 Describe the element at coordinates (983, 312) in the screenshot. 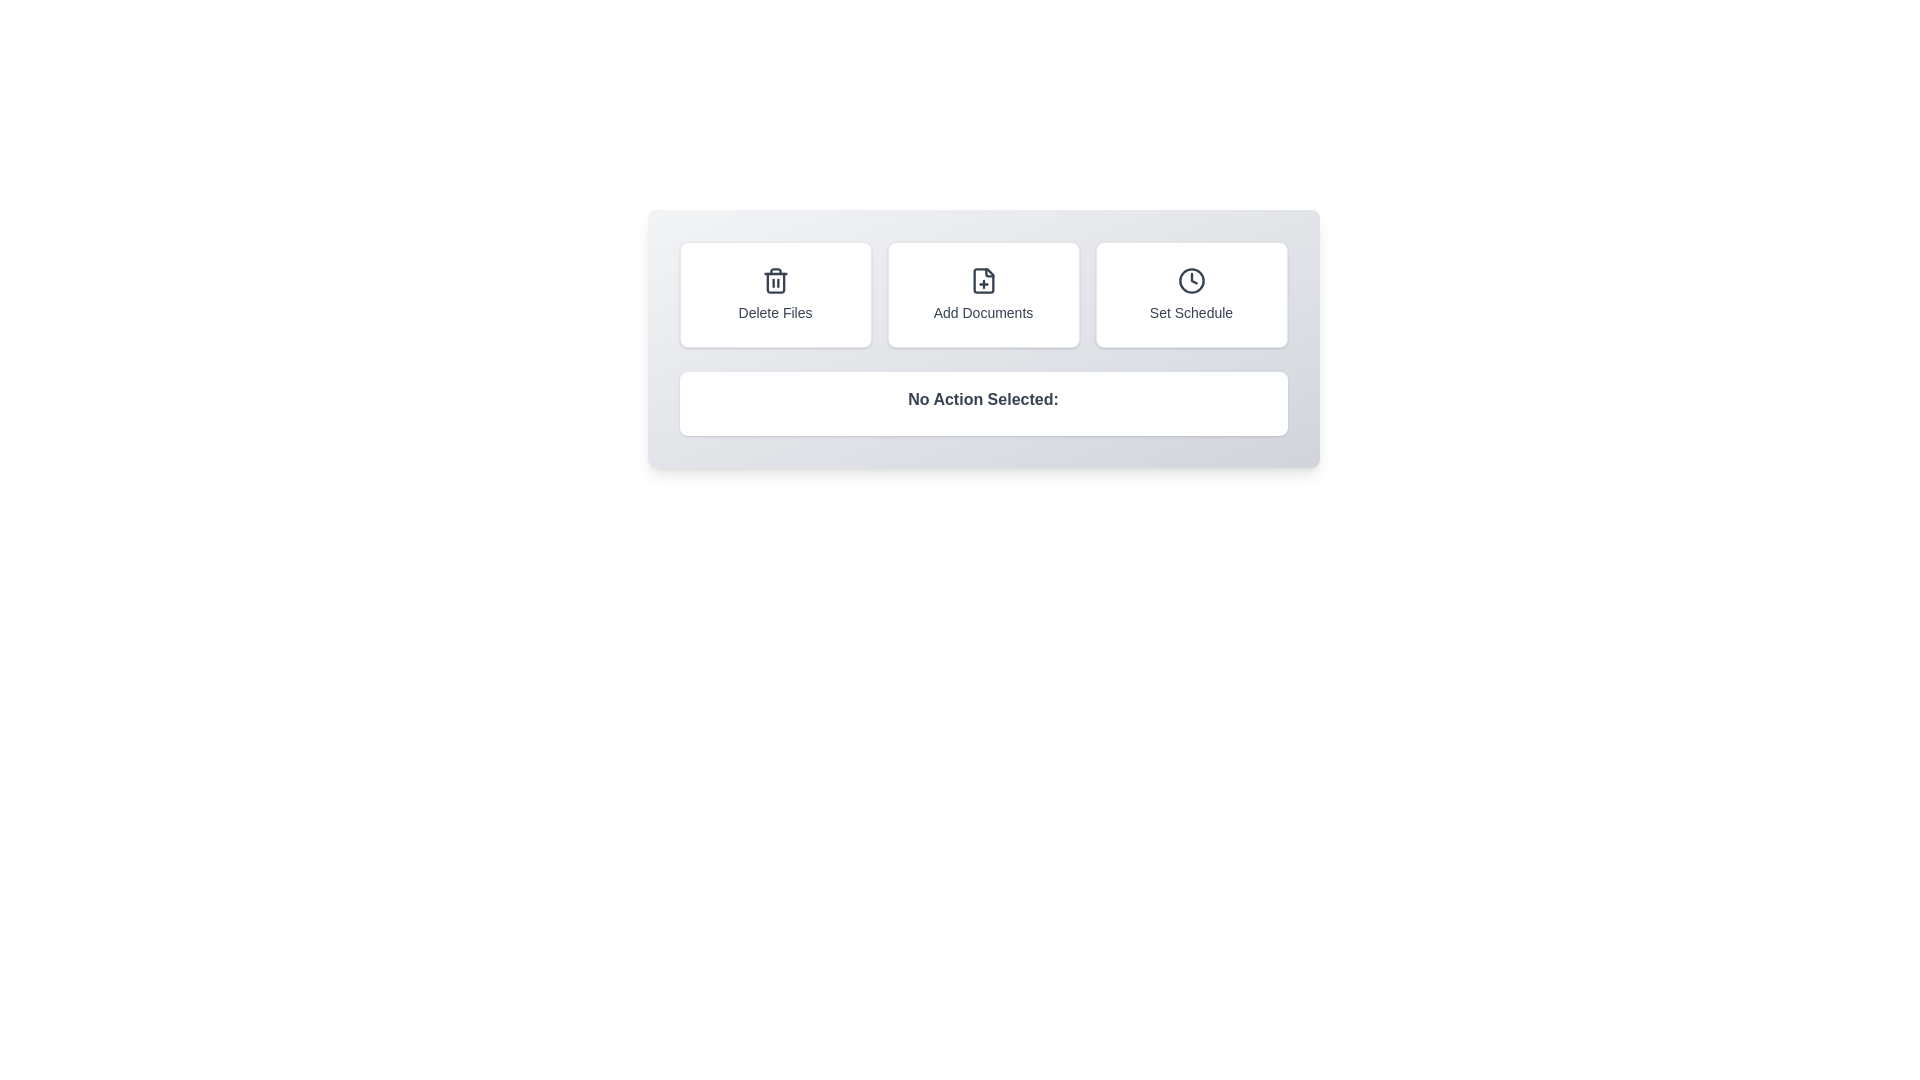

I see `the 'Add Documents' text label, which is centrally located beneath a document addition icon and between 'Delete Files' and 'Set Schedule' buttons` at that location.